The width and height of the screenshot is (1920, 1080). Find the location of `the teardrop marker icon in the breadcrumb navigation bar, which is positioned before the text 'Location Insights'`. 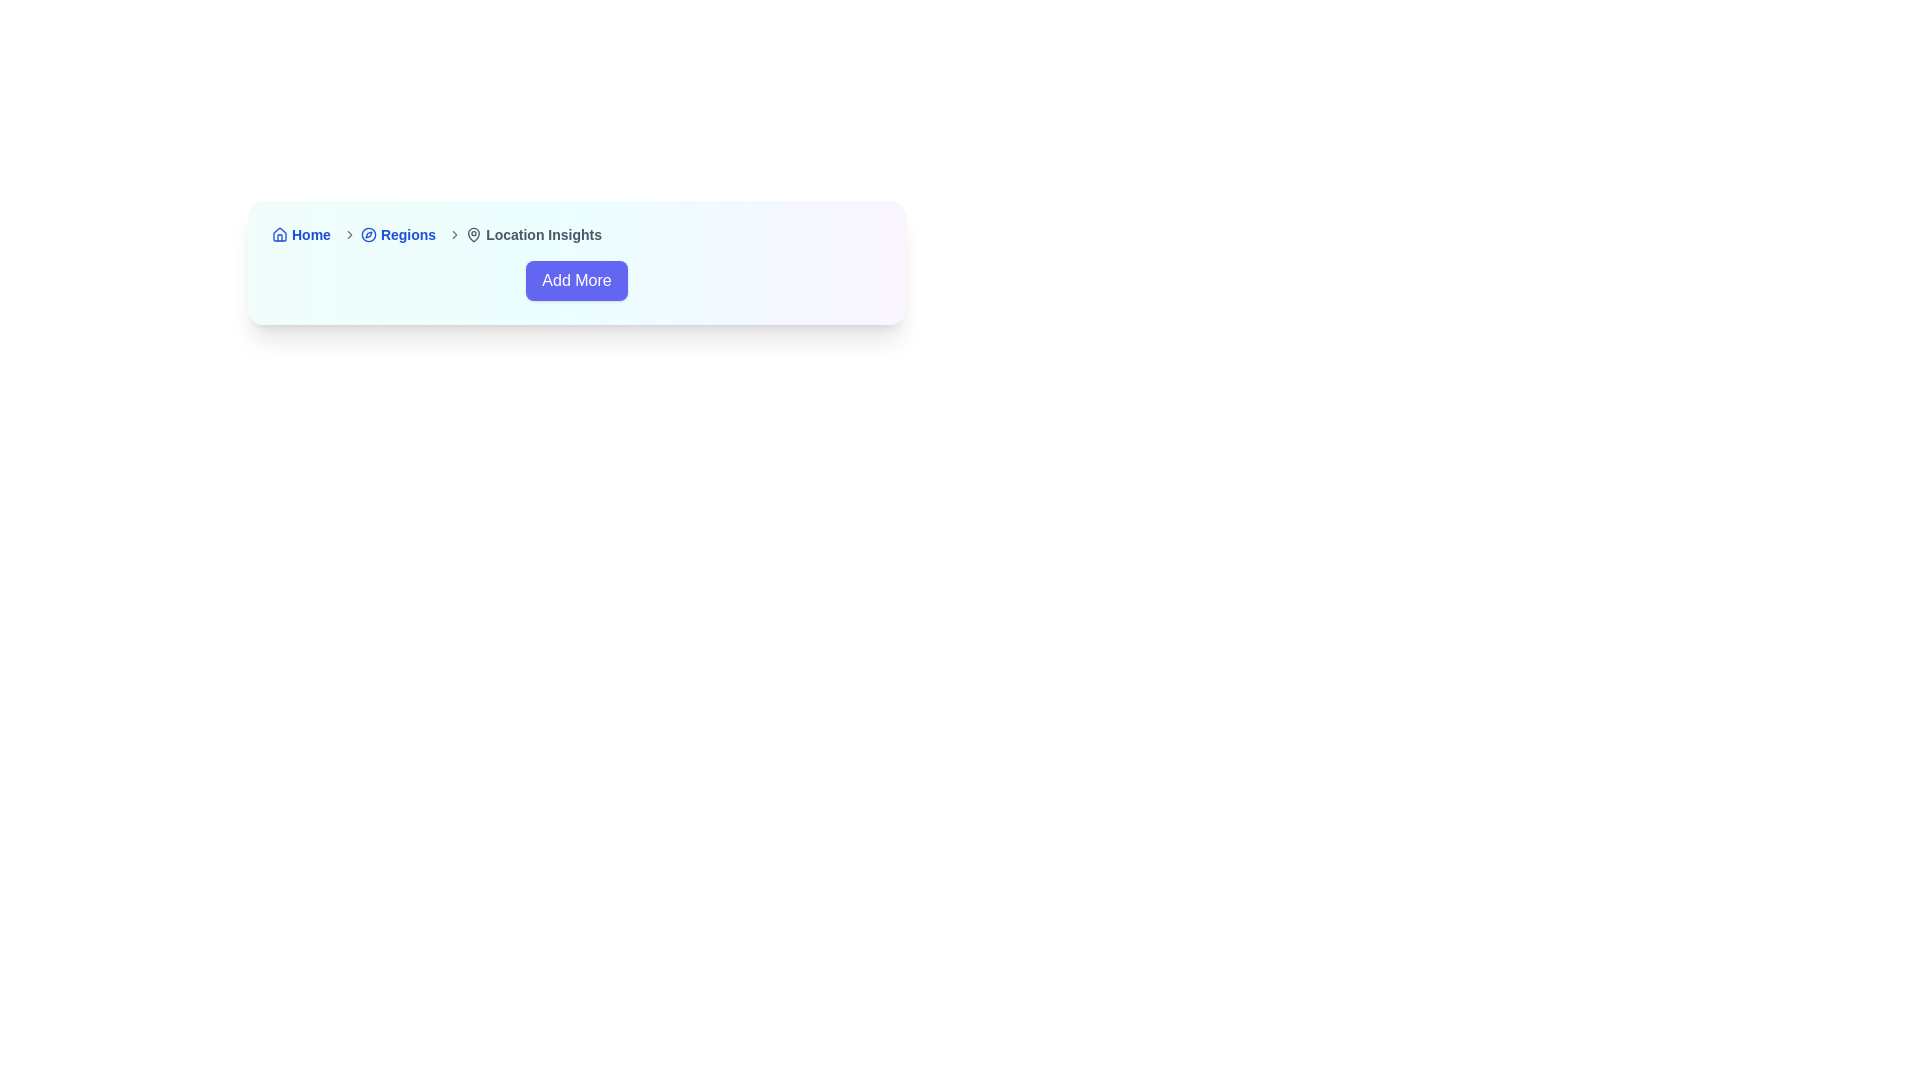

the teardrop marker icon in the breadcrumb navigation bar, which is positioned before the text 'Location Insights' is located at coordinates (473, 234).